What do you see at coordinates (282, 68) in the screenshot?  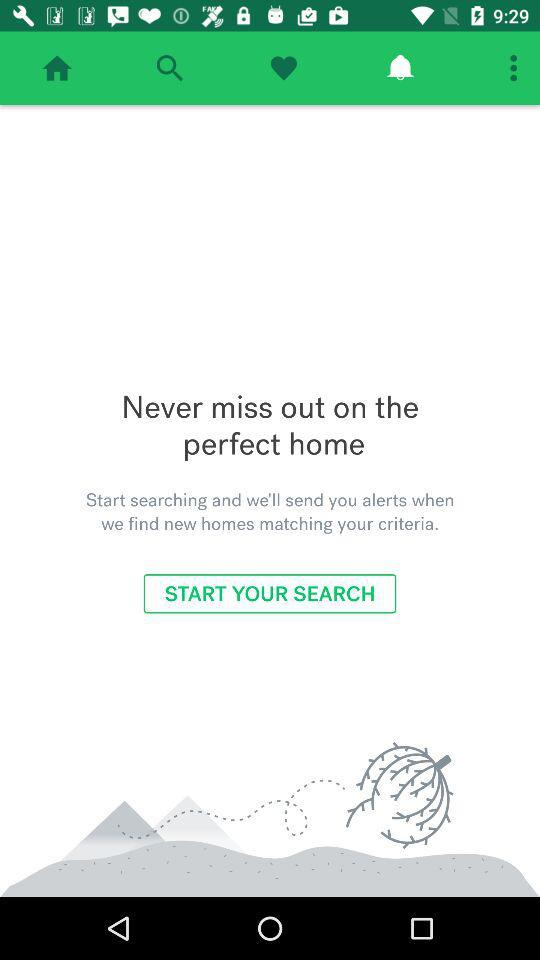 I see `this page` at bounding box center [282, 68].